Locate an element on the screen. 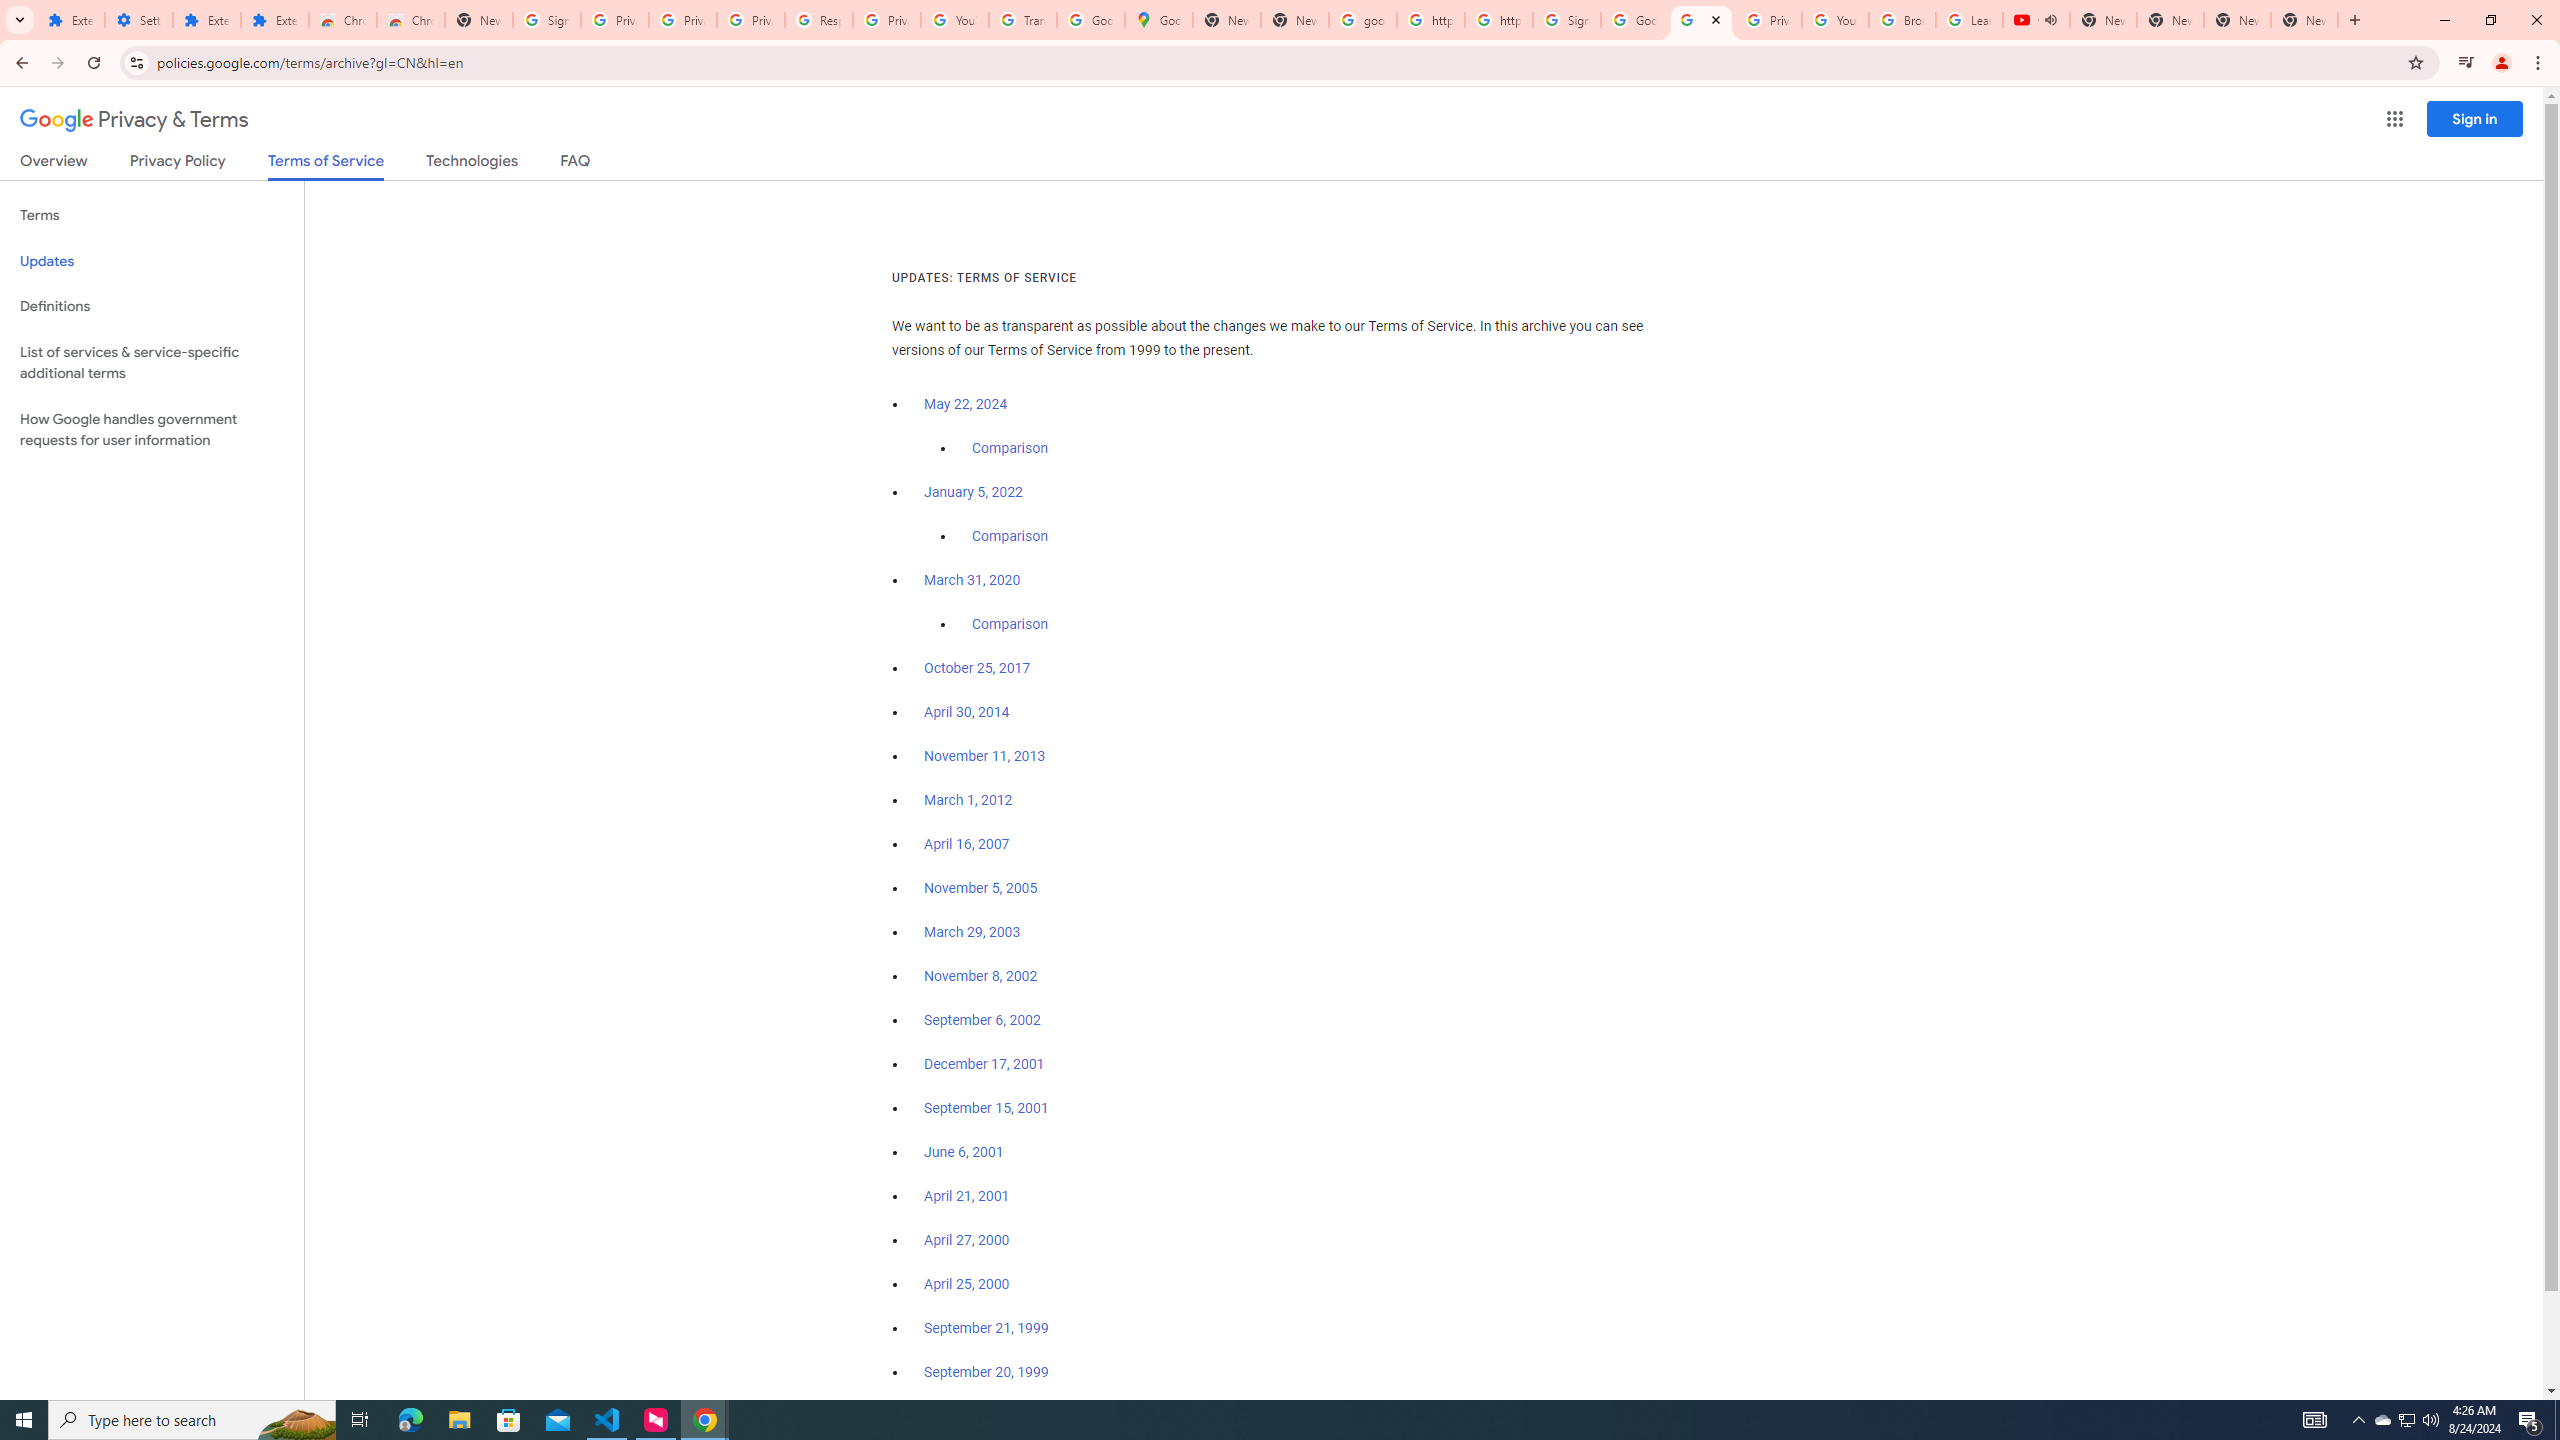 Image resolution: width=2560 pixels, height=1440 pixels. 'Definitions' is located at coordinates (151, 306).